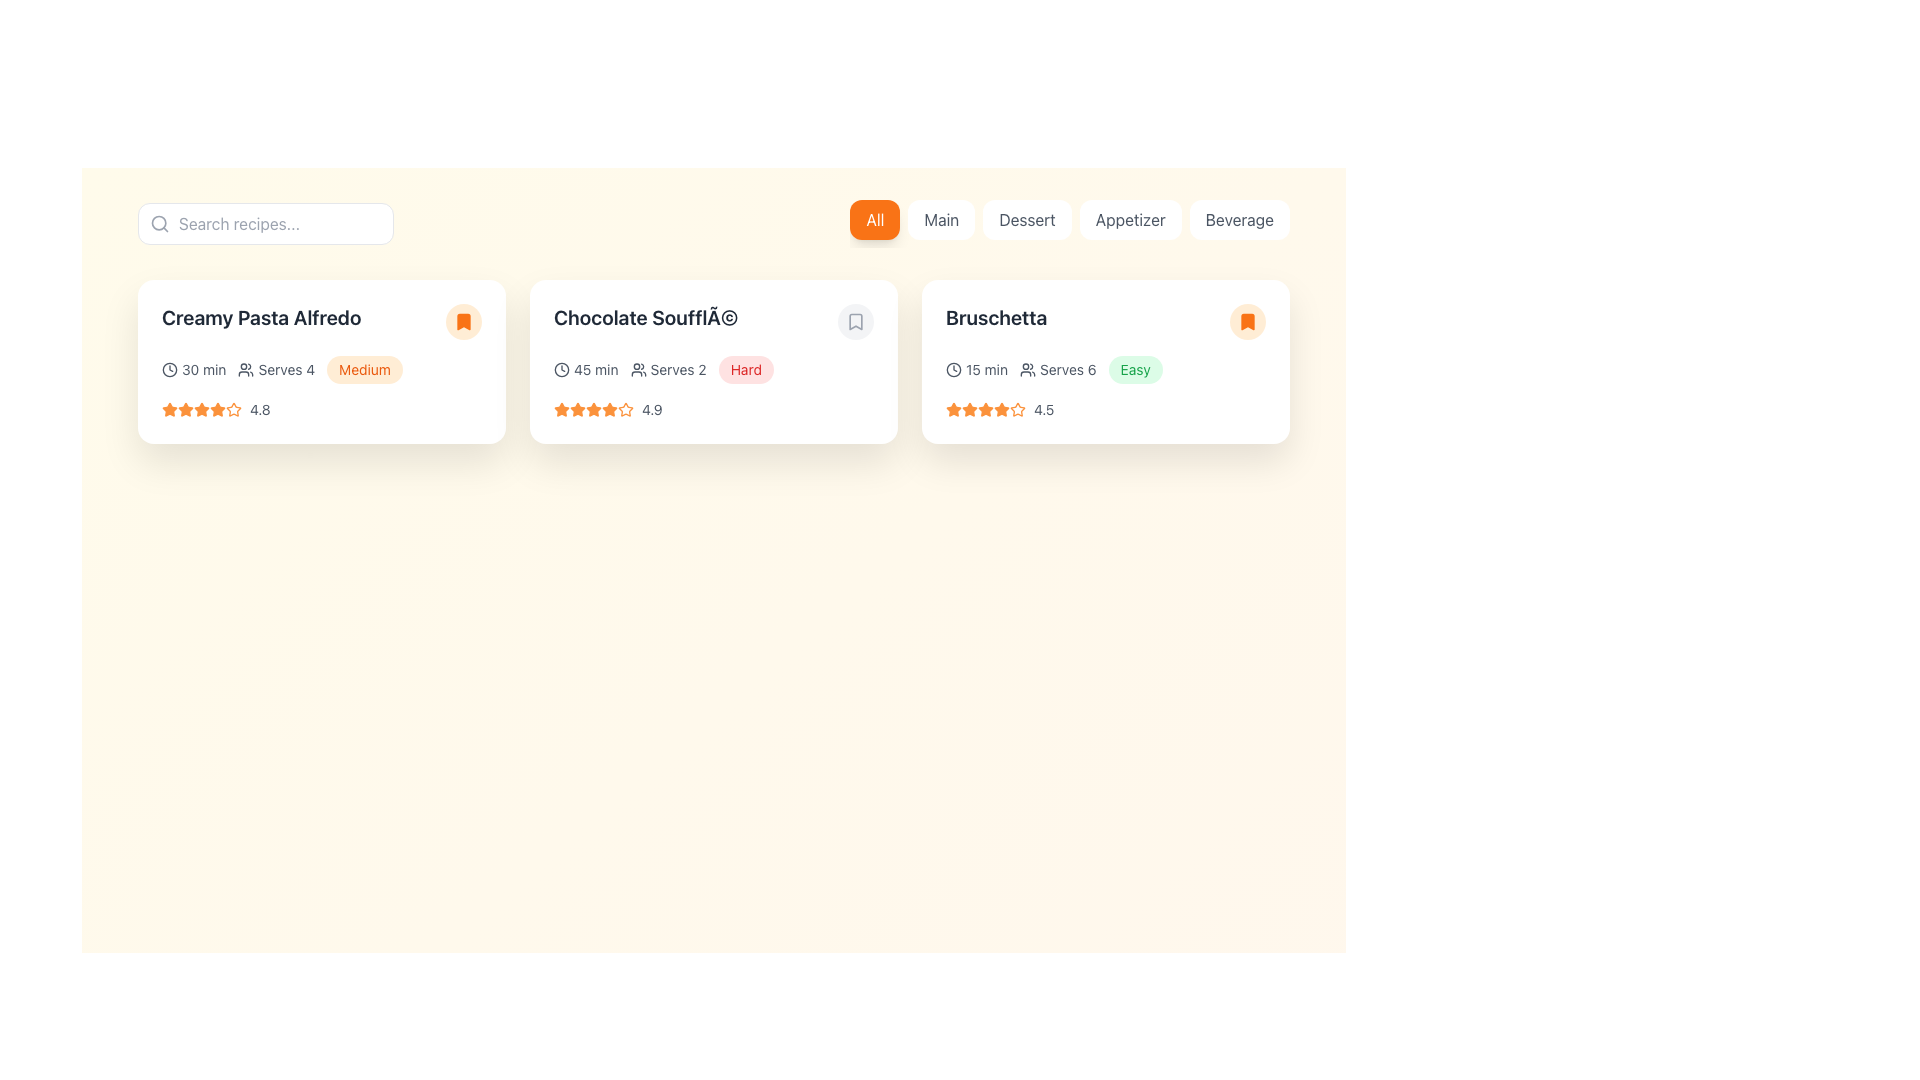 Image resolution: width=1920 pixels, height=1080 pixels. What do you see at coordinates (953, 408) in the screenshot?
I see `the first star icon in the rating system located near the 'Bruschetta' recipe card at the bottom left corner` at bounding box center [953, 408].